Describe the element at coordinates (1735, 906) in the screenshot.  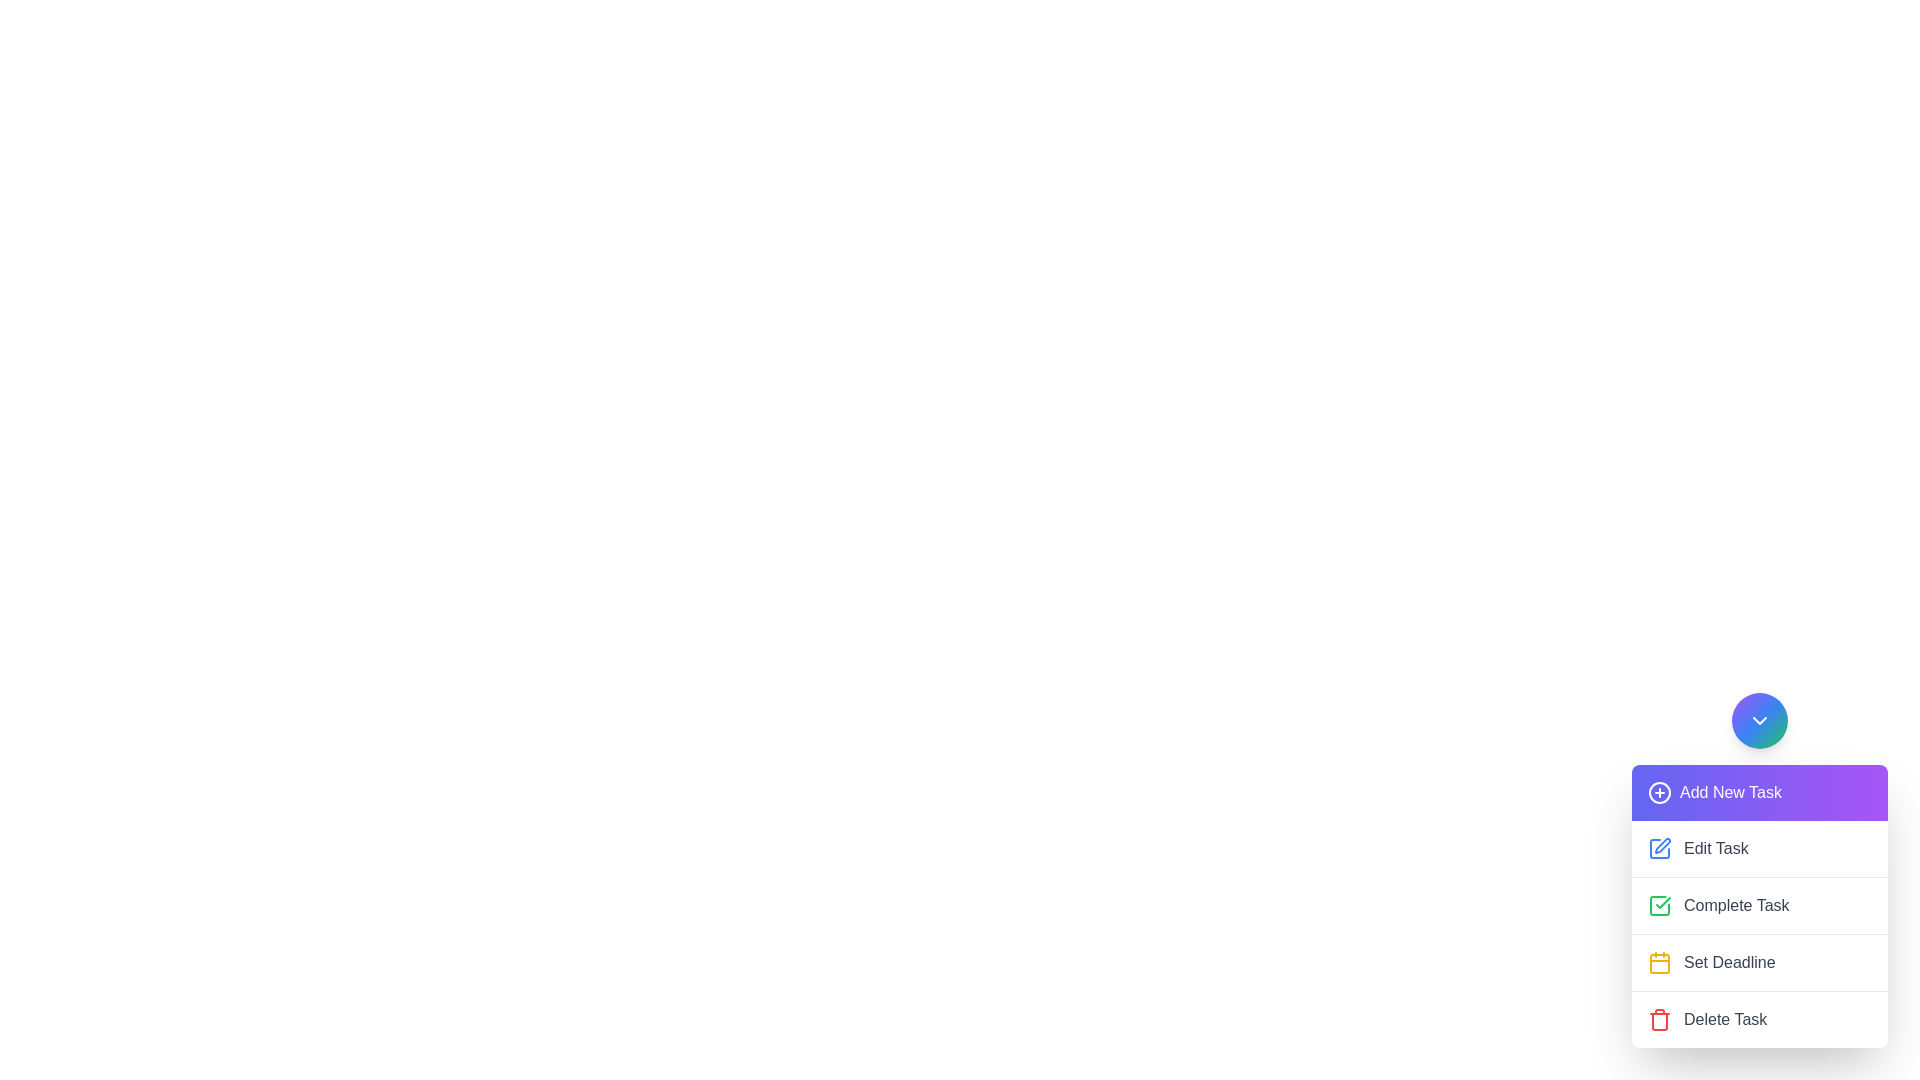
I see `the 'Mark as Completed' text label in the interactive menu, which is the third entry in the list located below the button with a downward arrow icon` at that location.